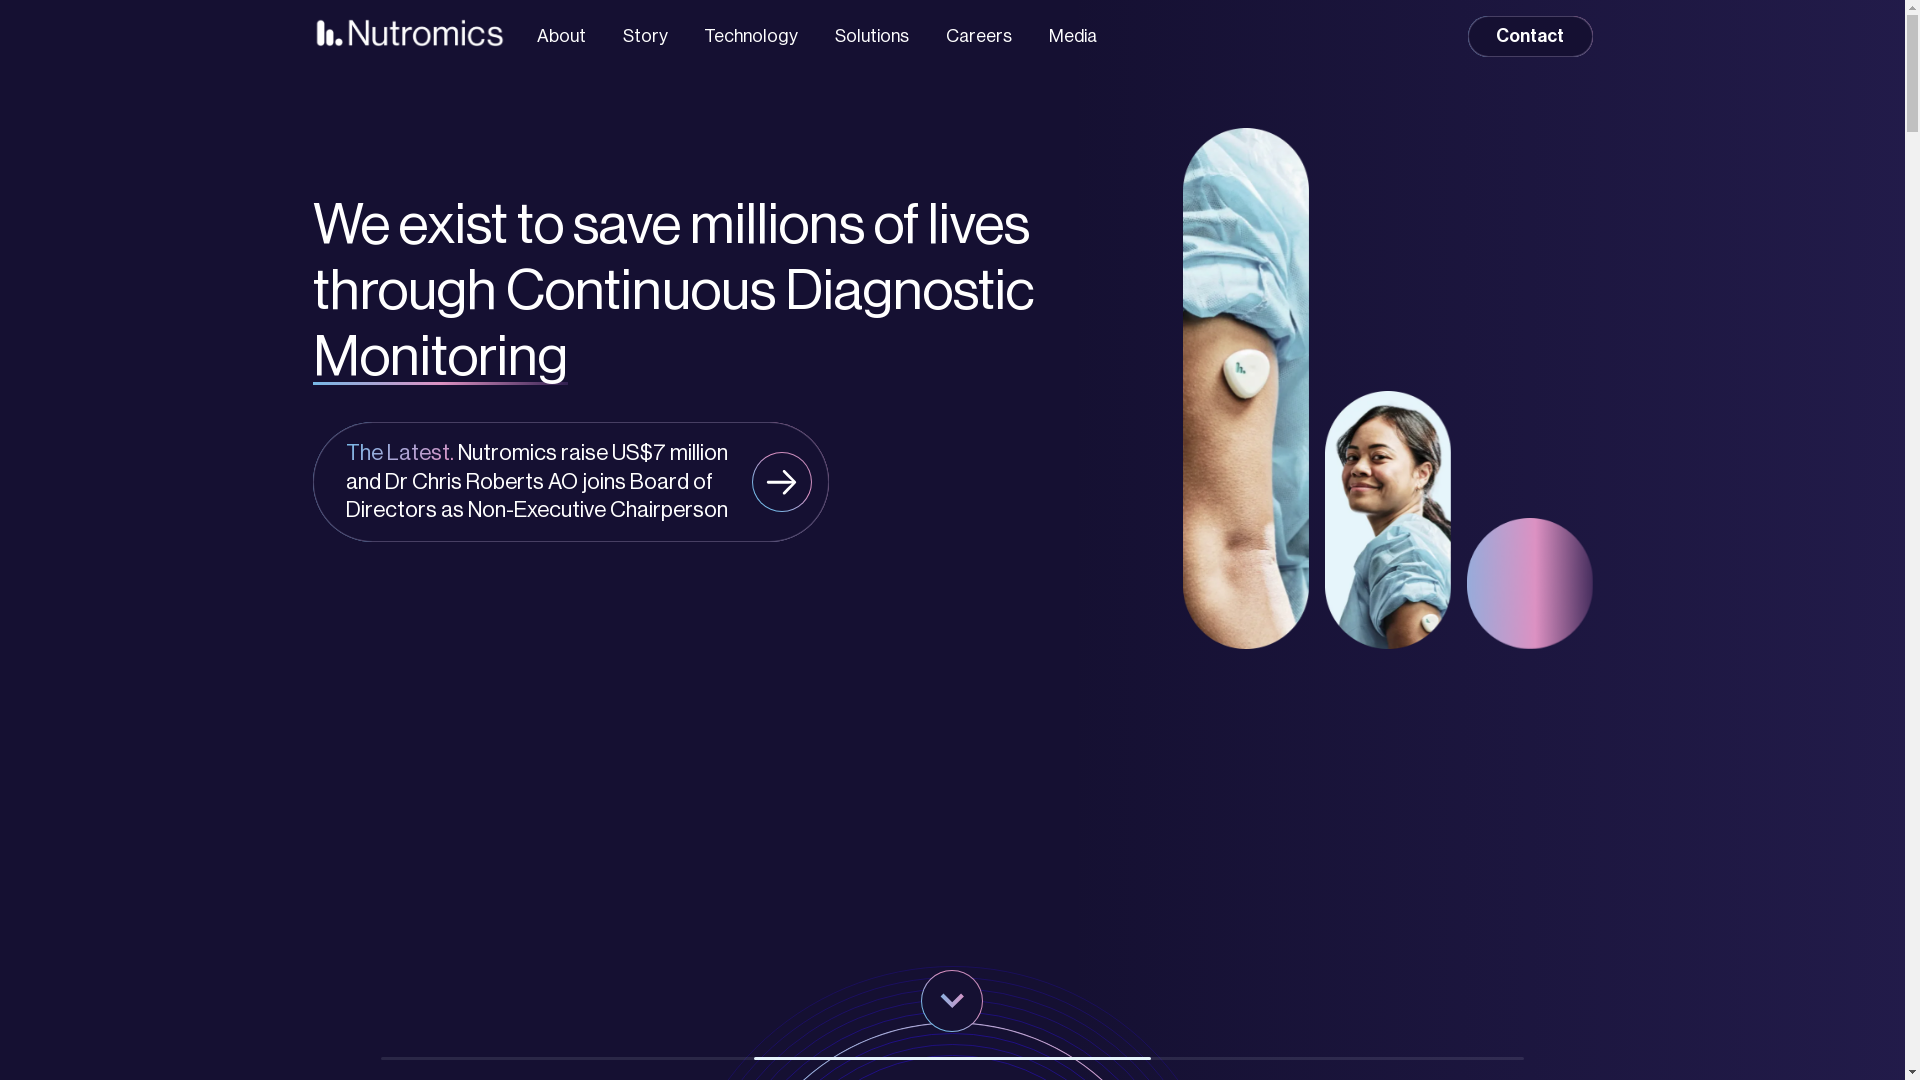 The height and width of the screenshot is (1080, 1920). What do you see at coordinates (644, 36) in the screenshot?
I see `'Story'` at bounding box center [644, 36].